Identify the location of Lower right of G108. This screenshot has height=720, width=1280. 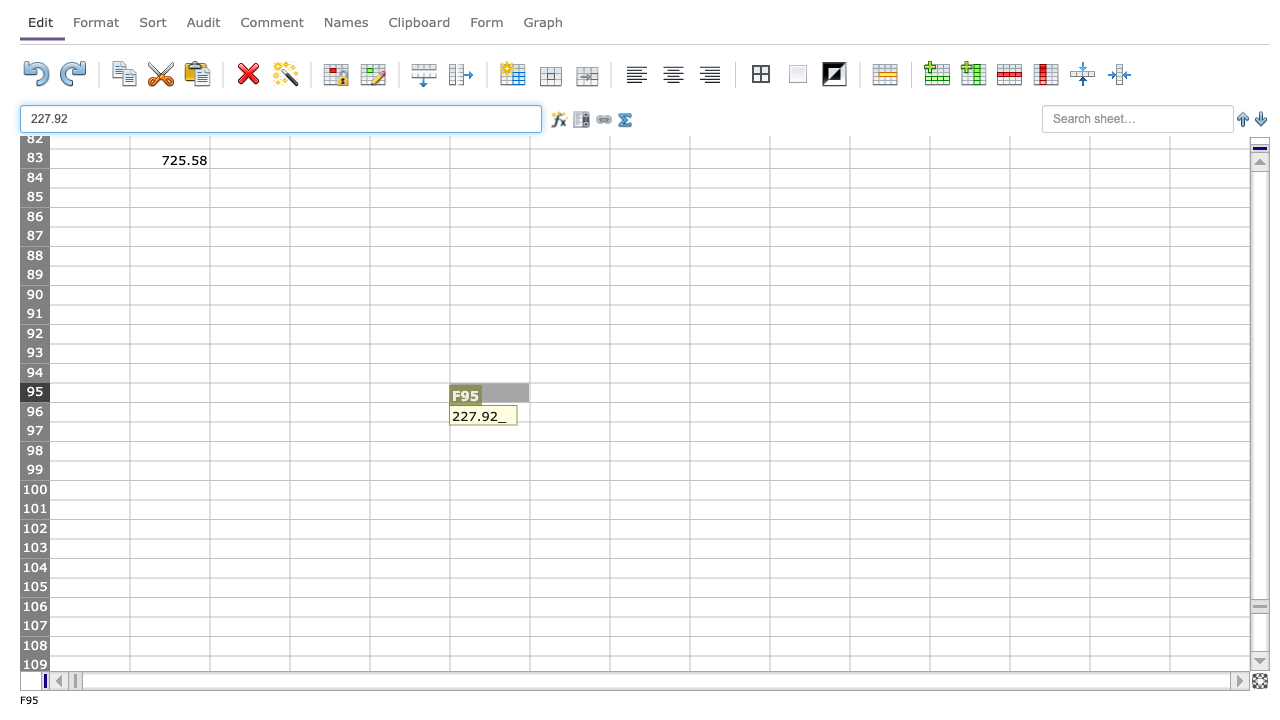
(609, 655).